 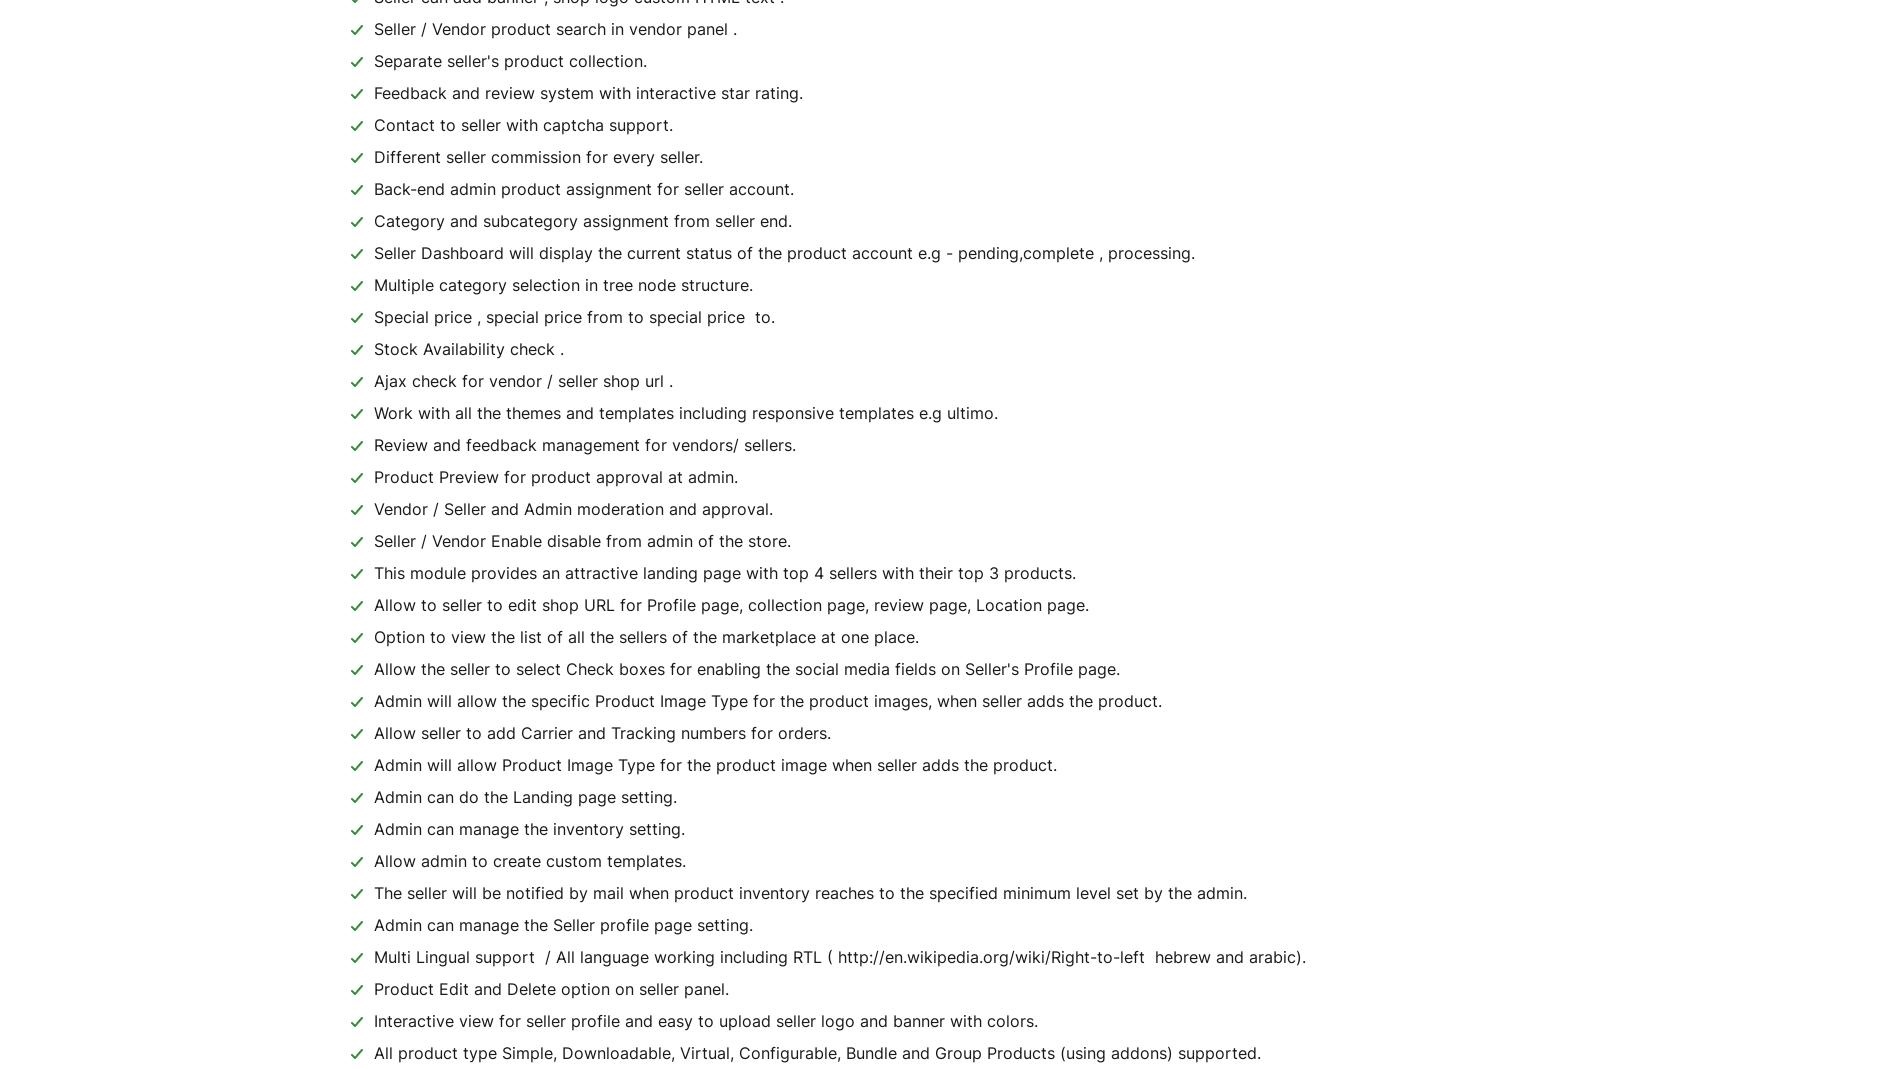 I want to click on 'Allow to seller to edit shop URL for Profile page, collection page, review page, Location page.', so click(x=730, y=604).